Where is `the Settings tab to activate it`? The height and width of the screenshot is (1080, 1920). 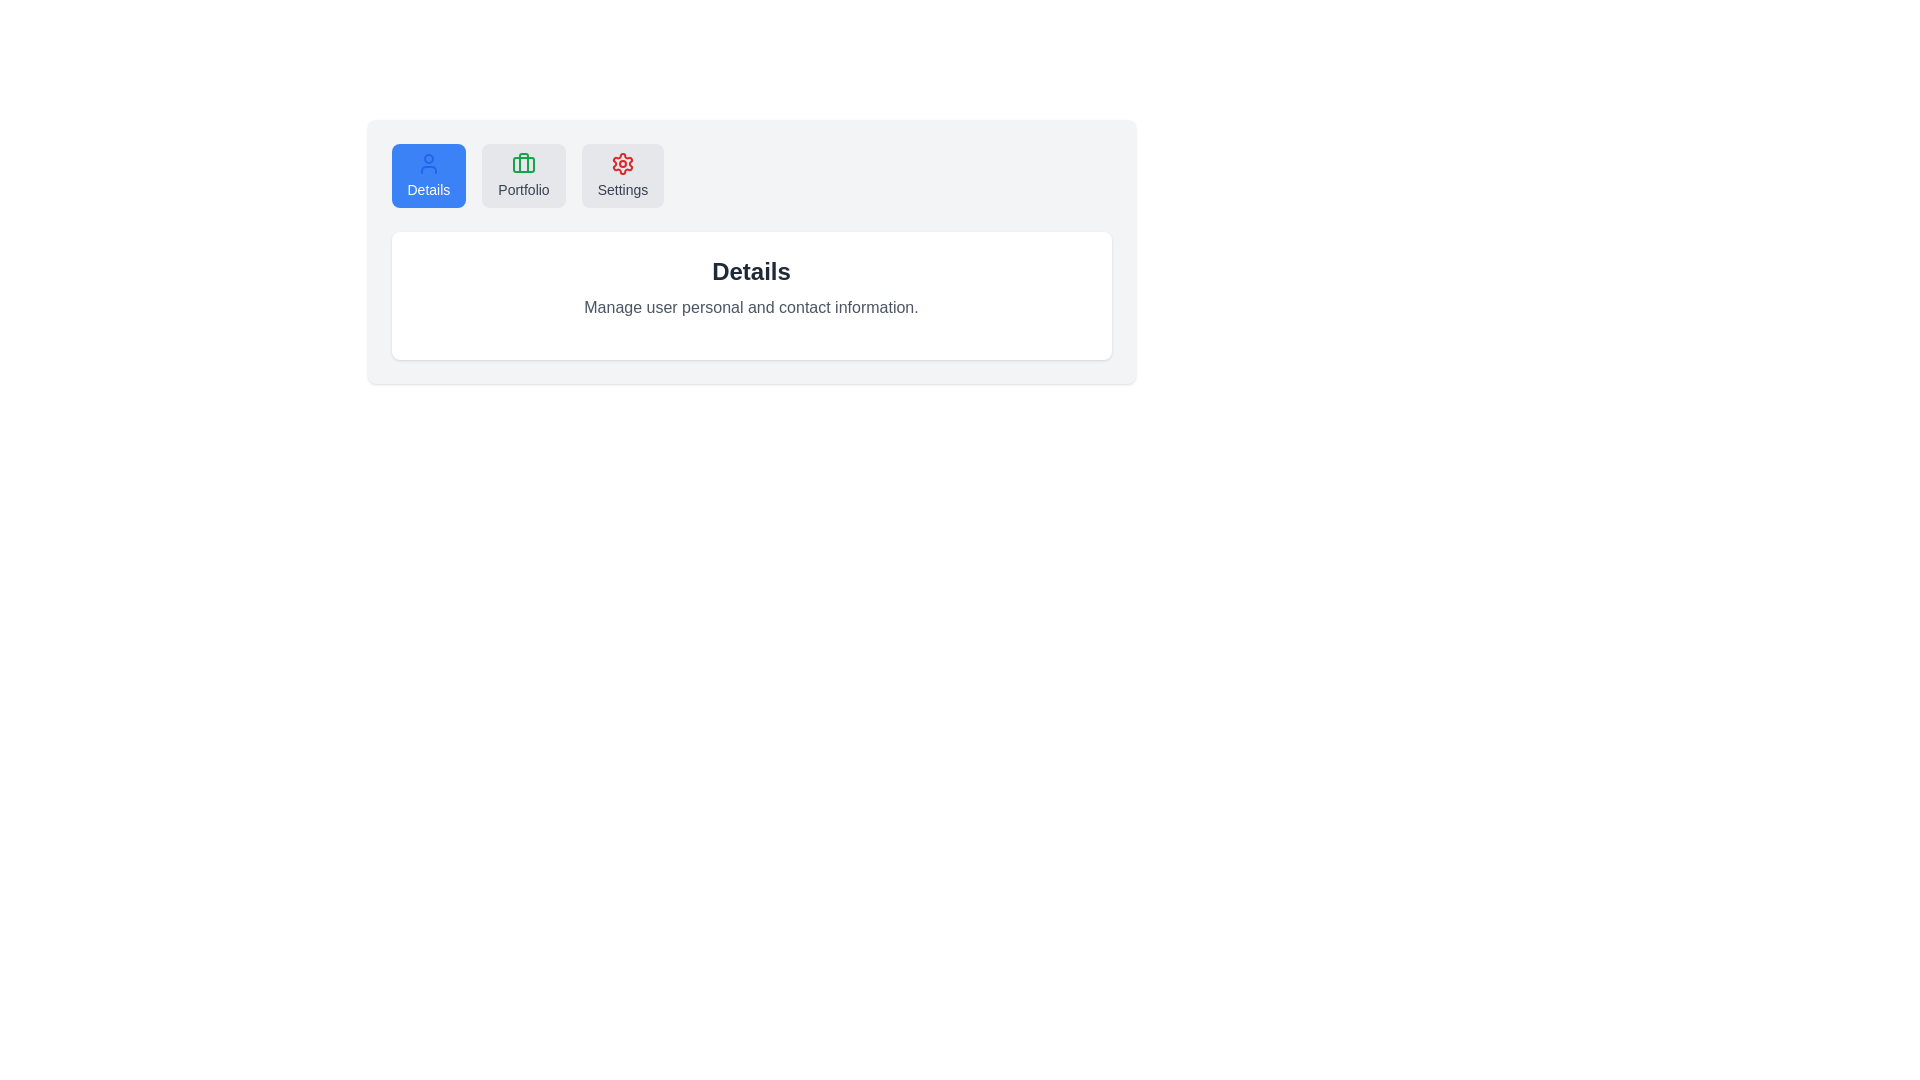
the Settings tab to activate it is located at coordinates (622, 175).